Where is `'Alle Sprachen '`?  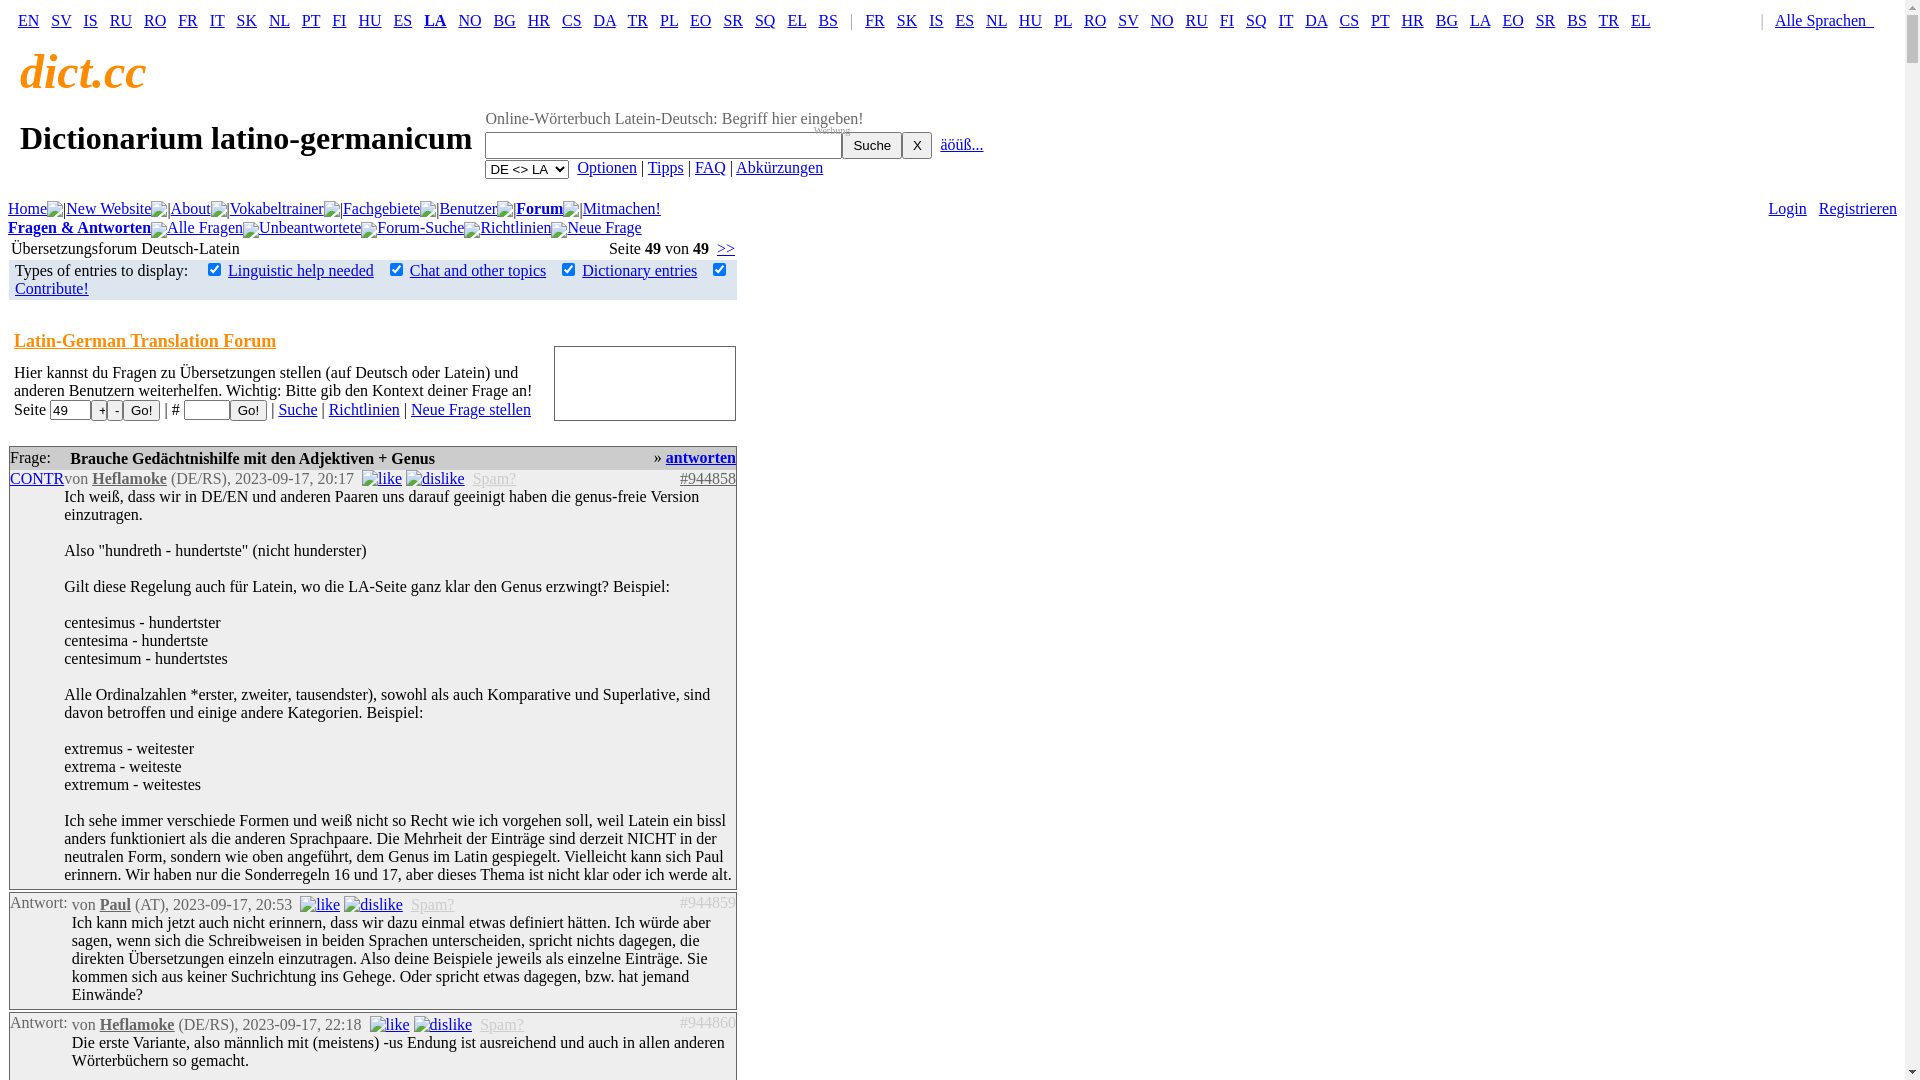
'Alle Sprachen ' is located at coordinates (1828, 20).